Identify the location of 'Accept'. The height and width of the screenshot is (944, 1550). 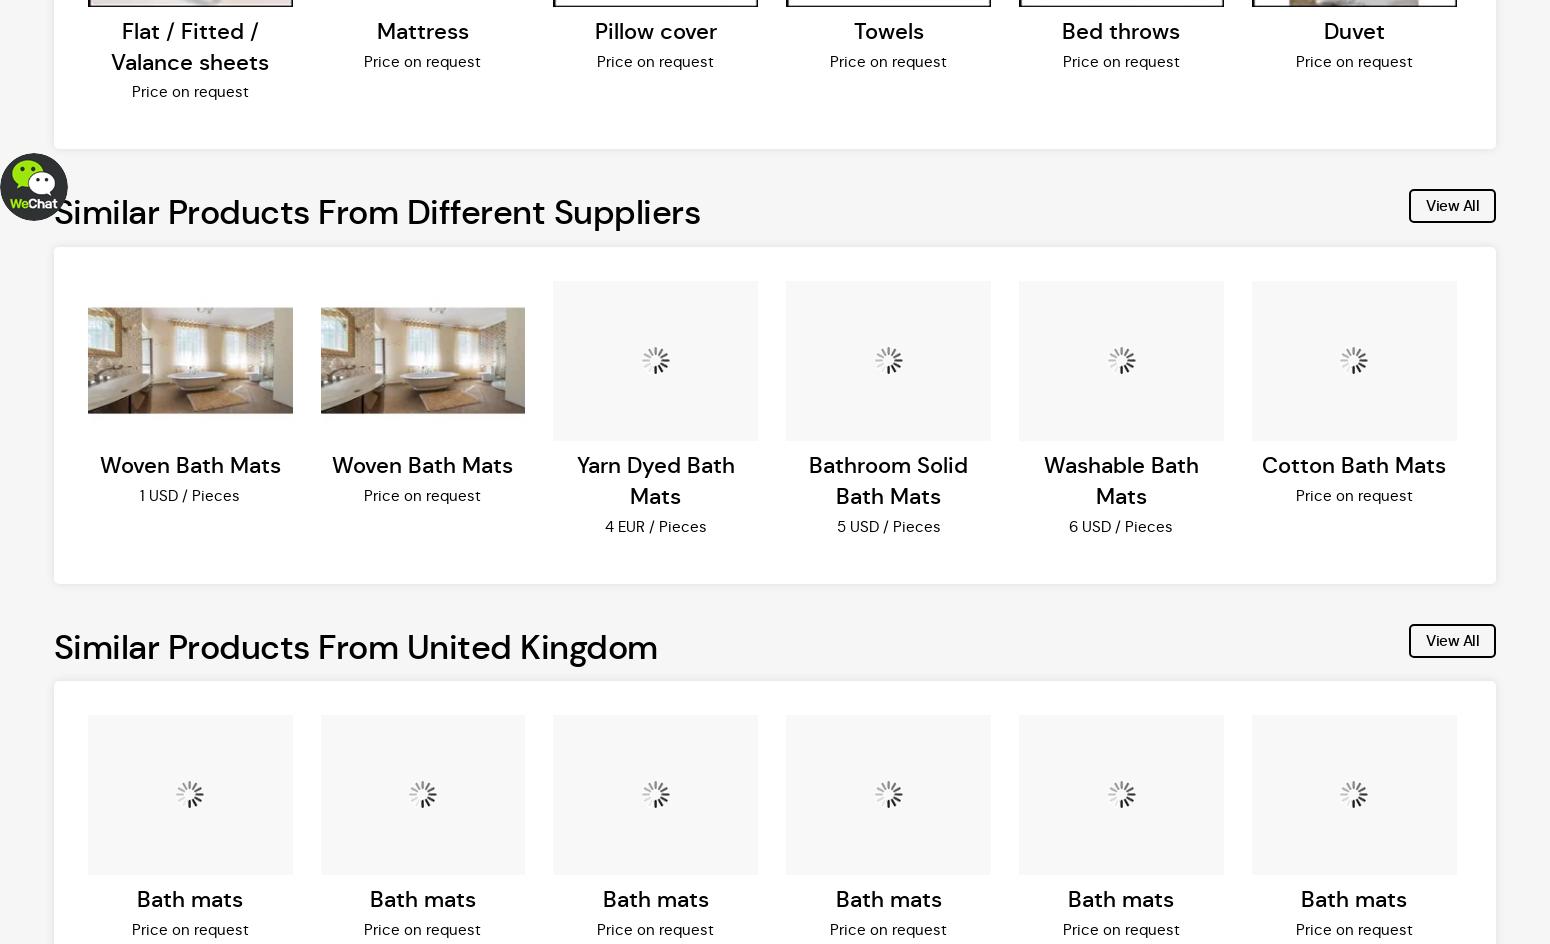
(1364, 69).